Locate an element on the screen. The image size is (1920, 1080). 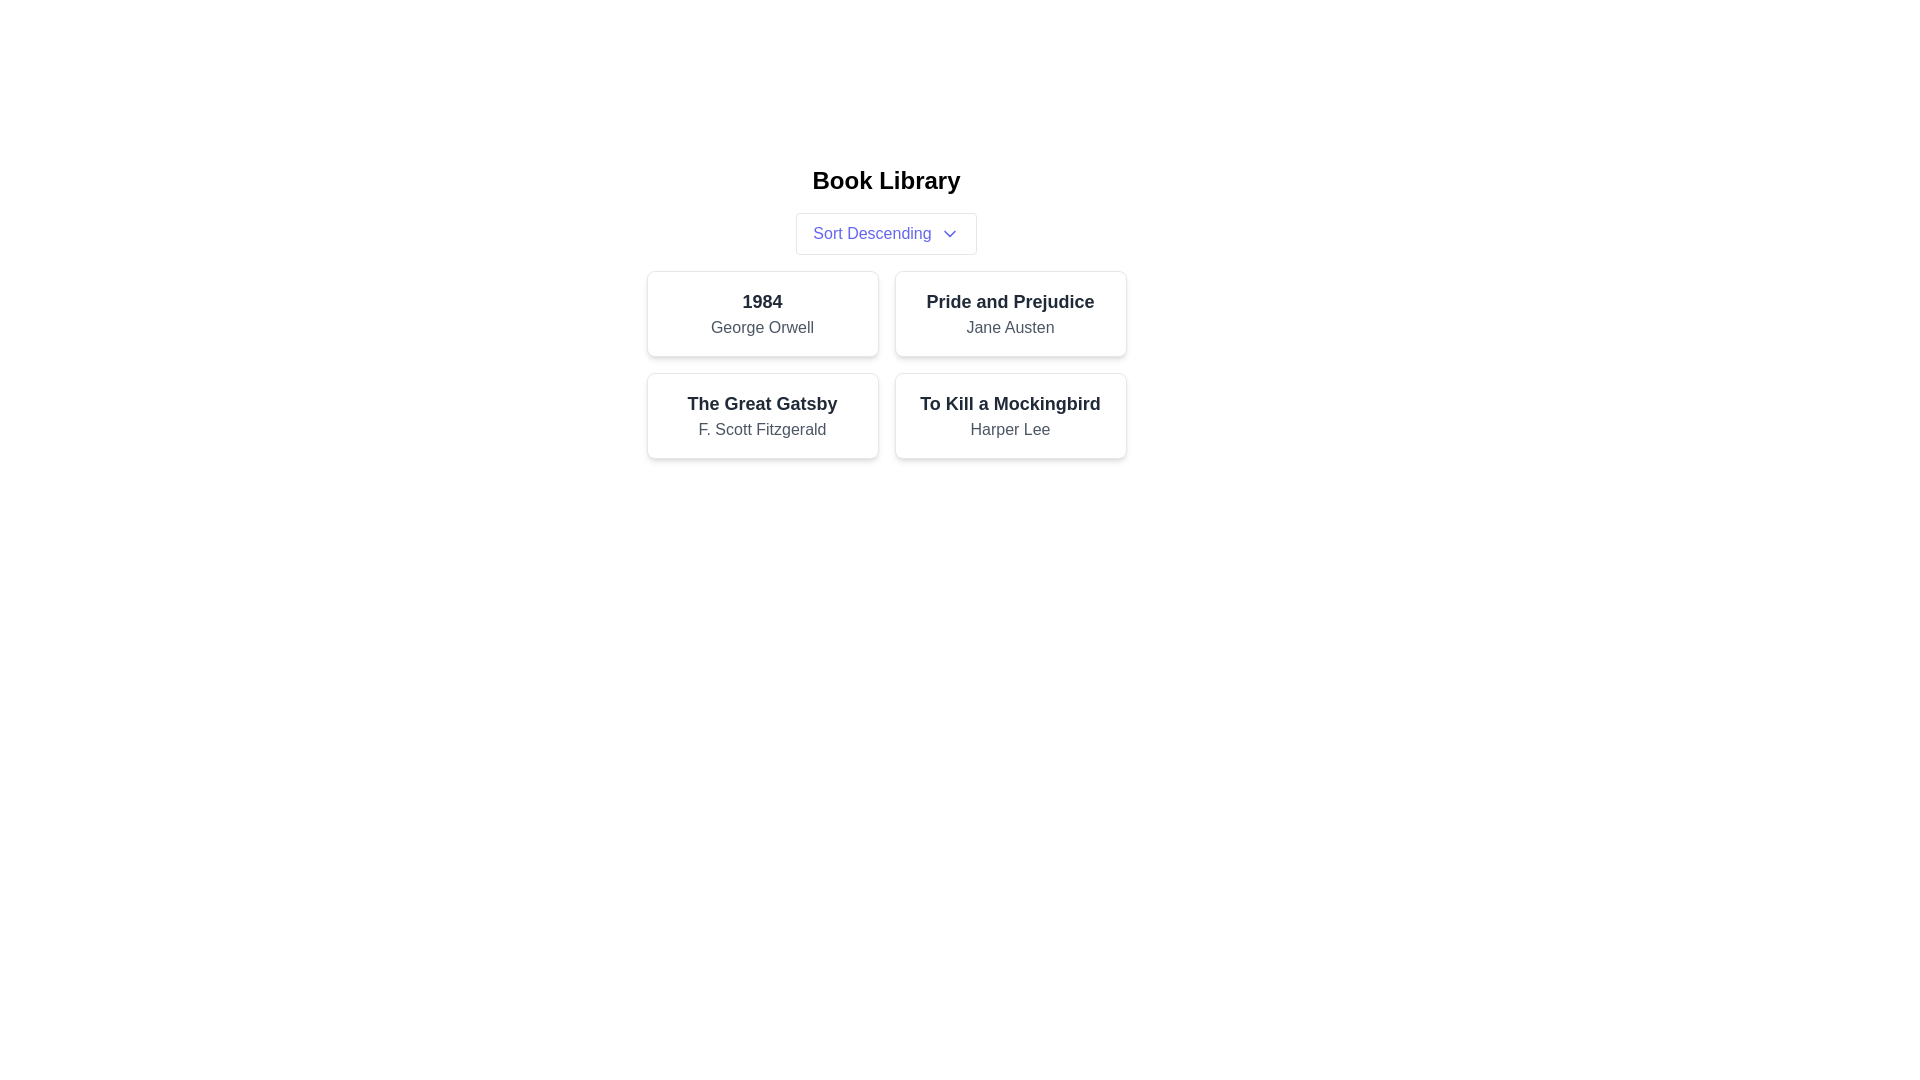
the static text label displaying the author's name for the book 'Pride and Prejudice', located at the bottom center of the card layout in the second column of the library interface is located at coordinates (1010, 326).